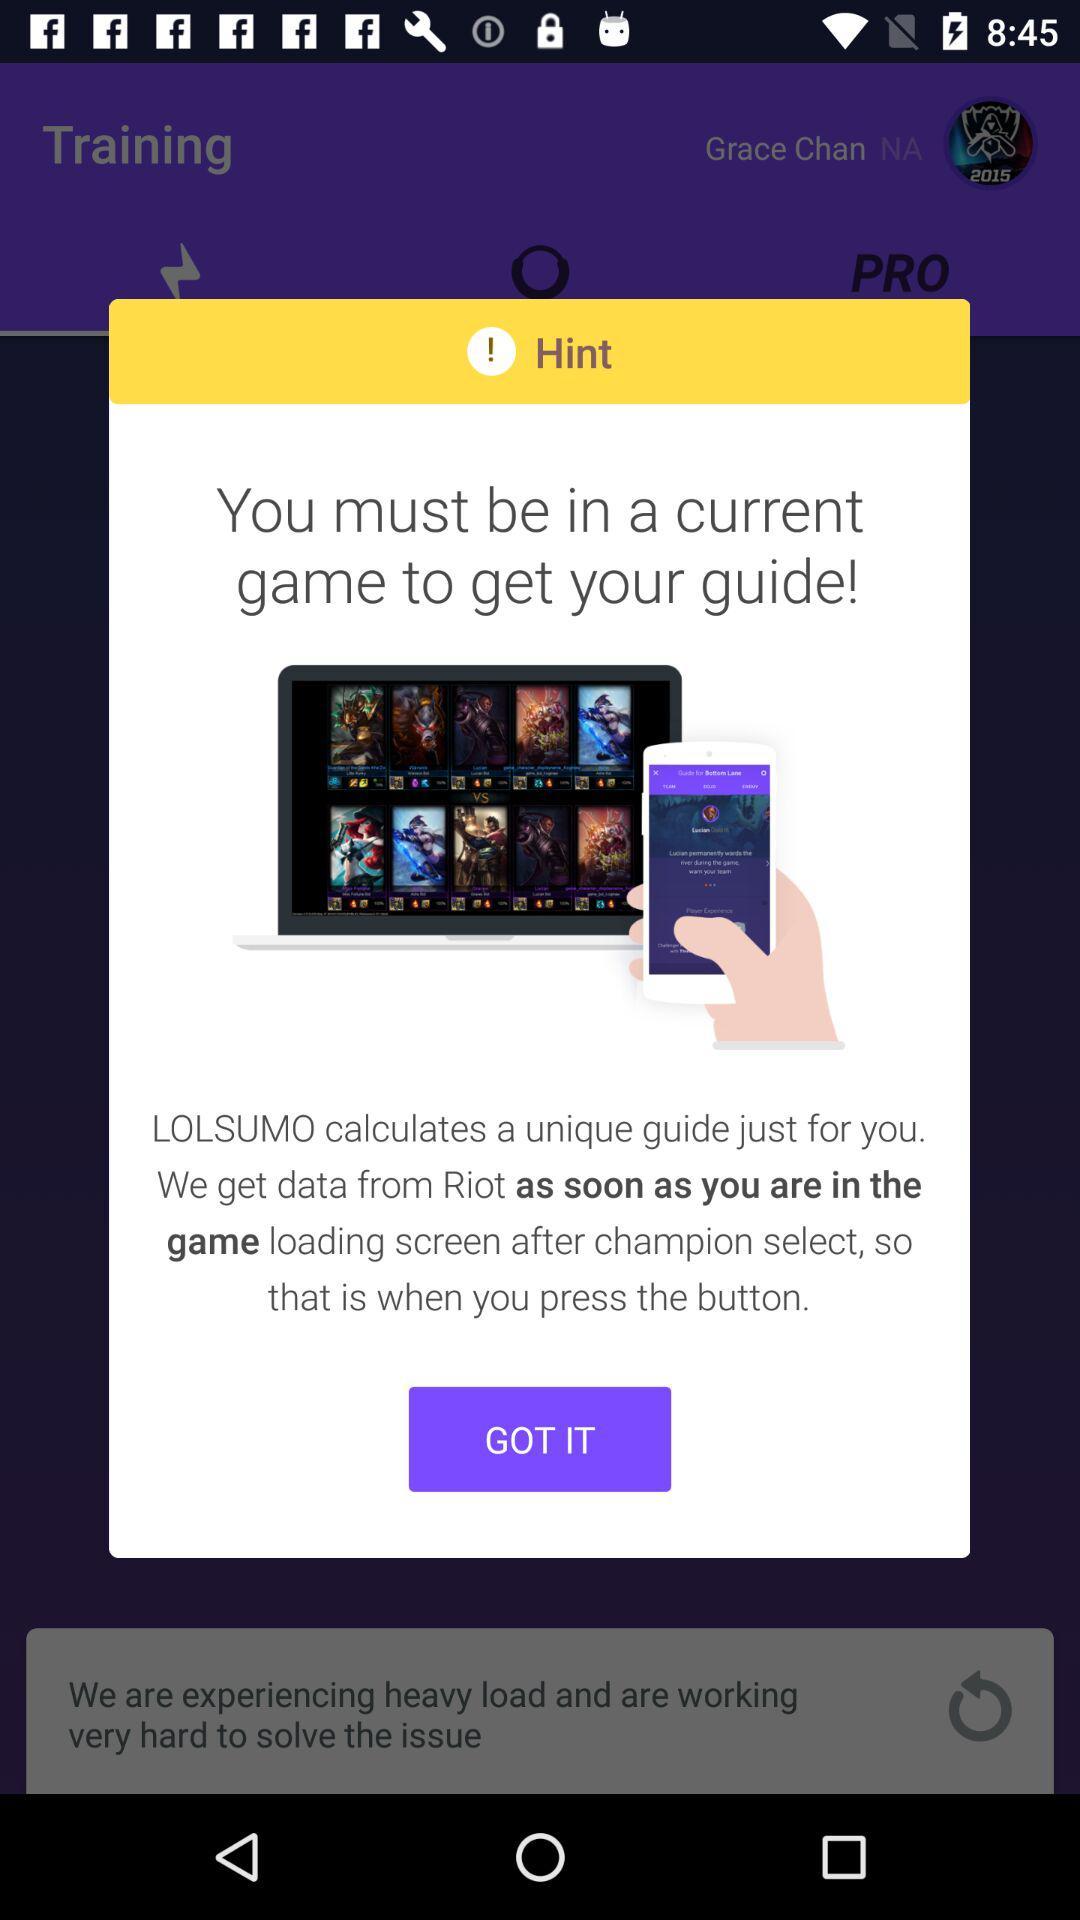  I want to click on the got it, so click(540, 1438).